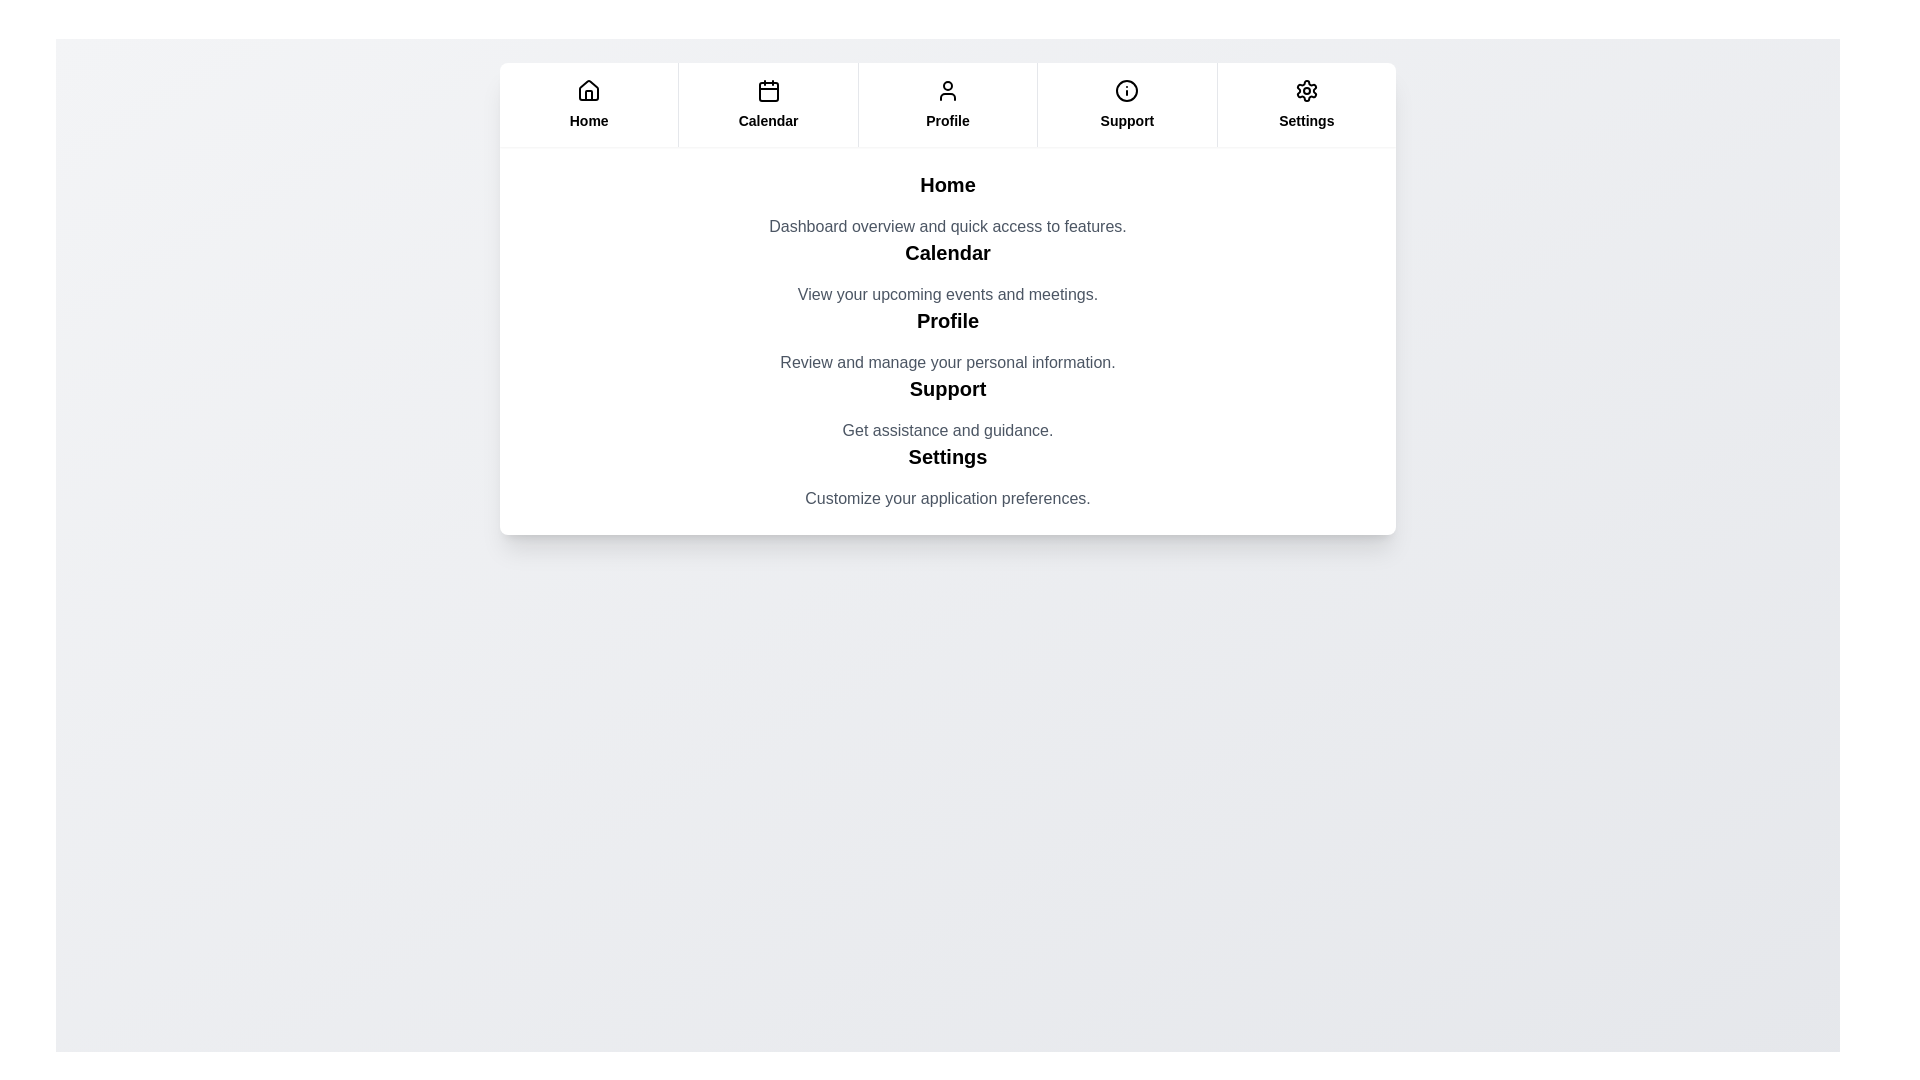 The width and height of the screenshot is (1920, 1080). I want to click on the 'Home' text label, which is styled with a small bold font and positioned directly beneath the house icon in the navigation menu, so click(588, 120).